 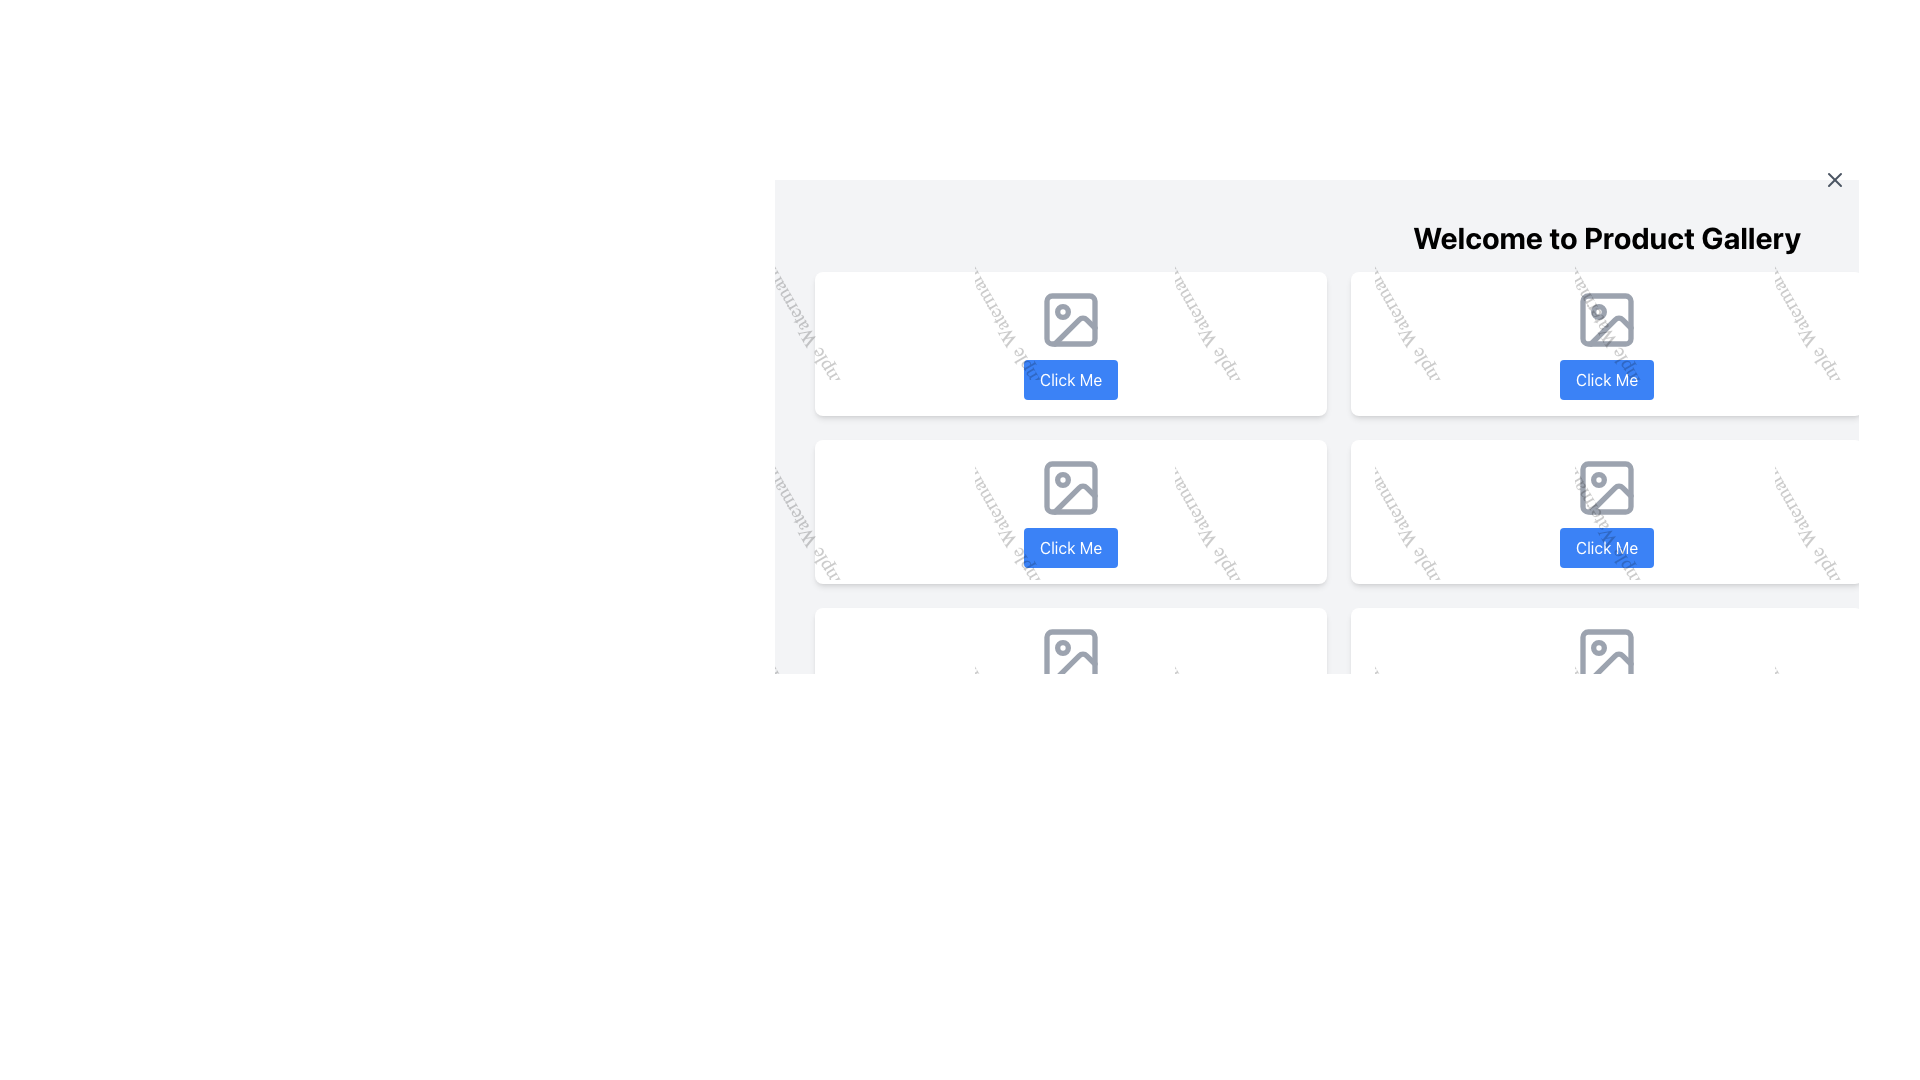 I want to click on the blue button labeled 'Click Me' on the second interactive card in the first row of the product gallery, so click(x=1607, y=342).